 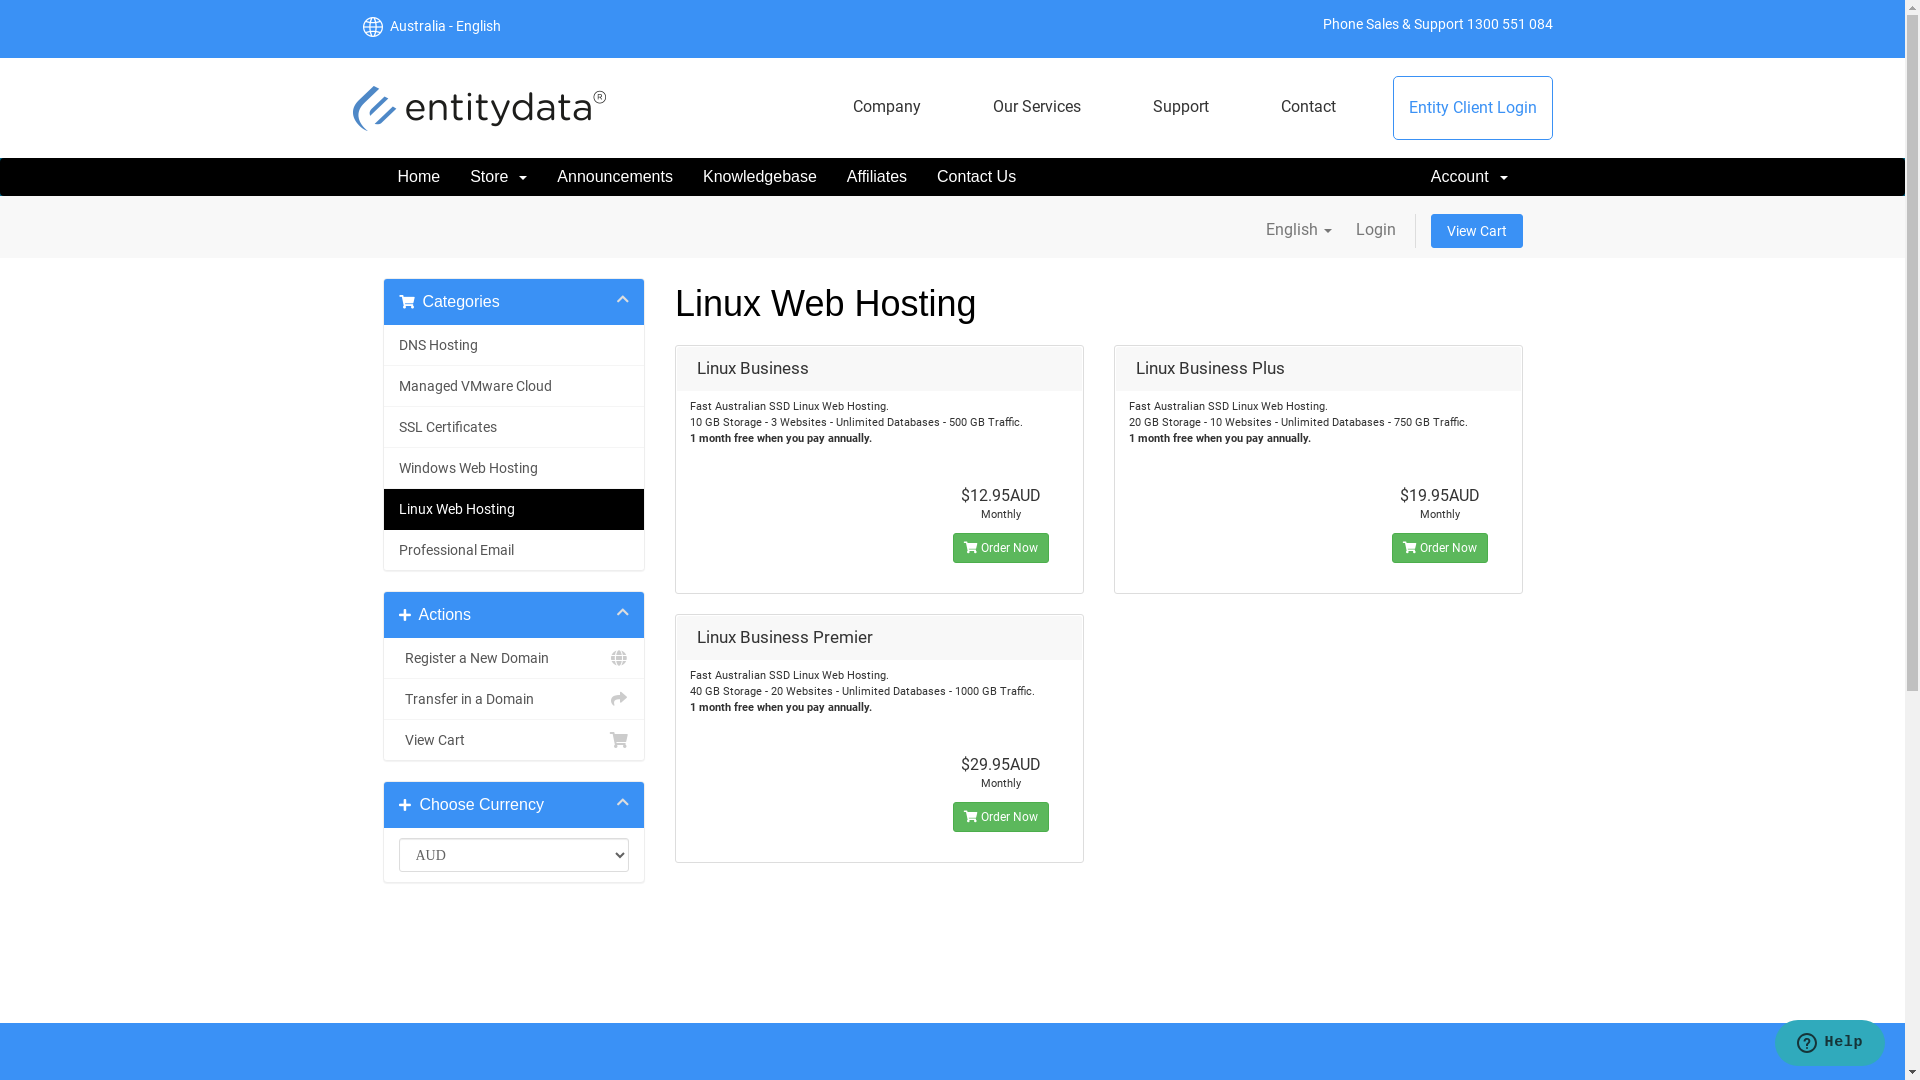 I want to click on 'Order Now', so click(x=1440, y=547).